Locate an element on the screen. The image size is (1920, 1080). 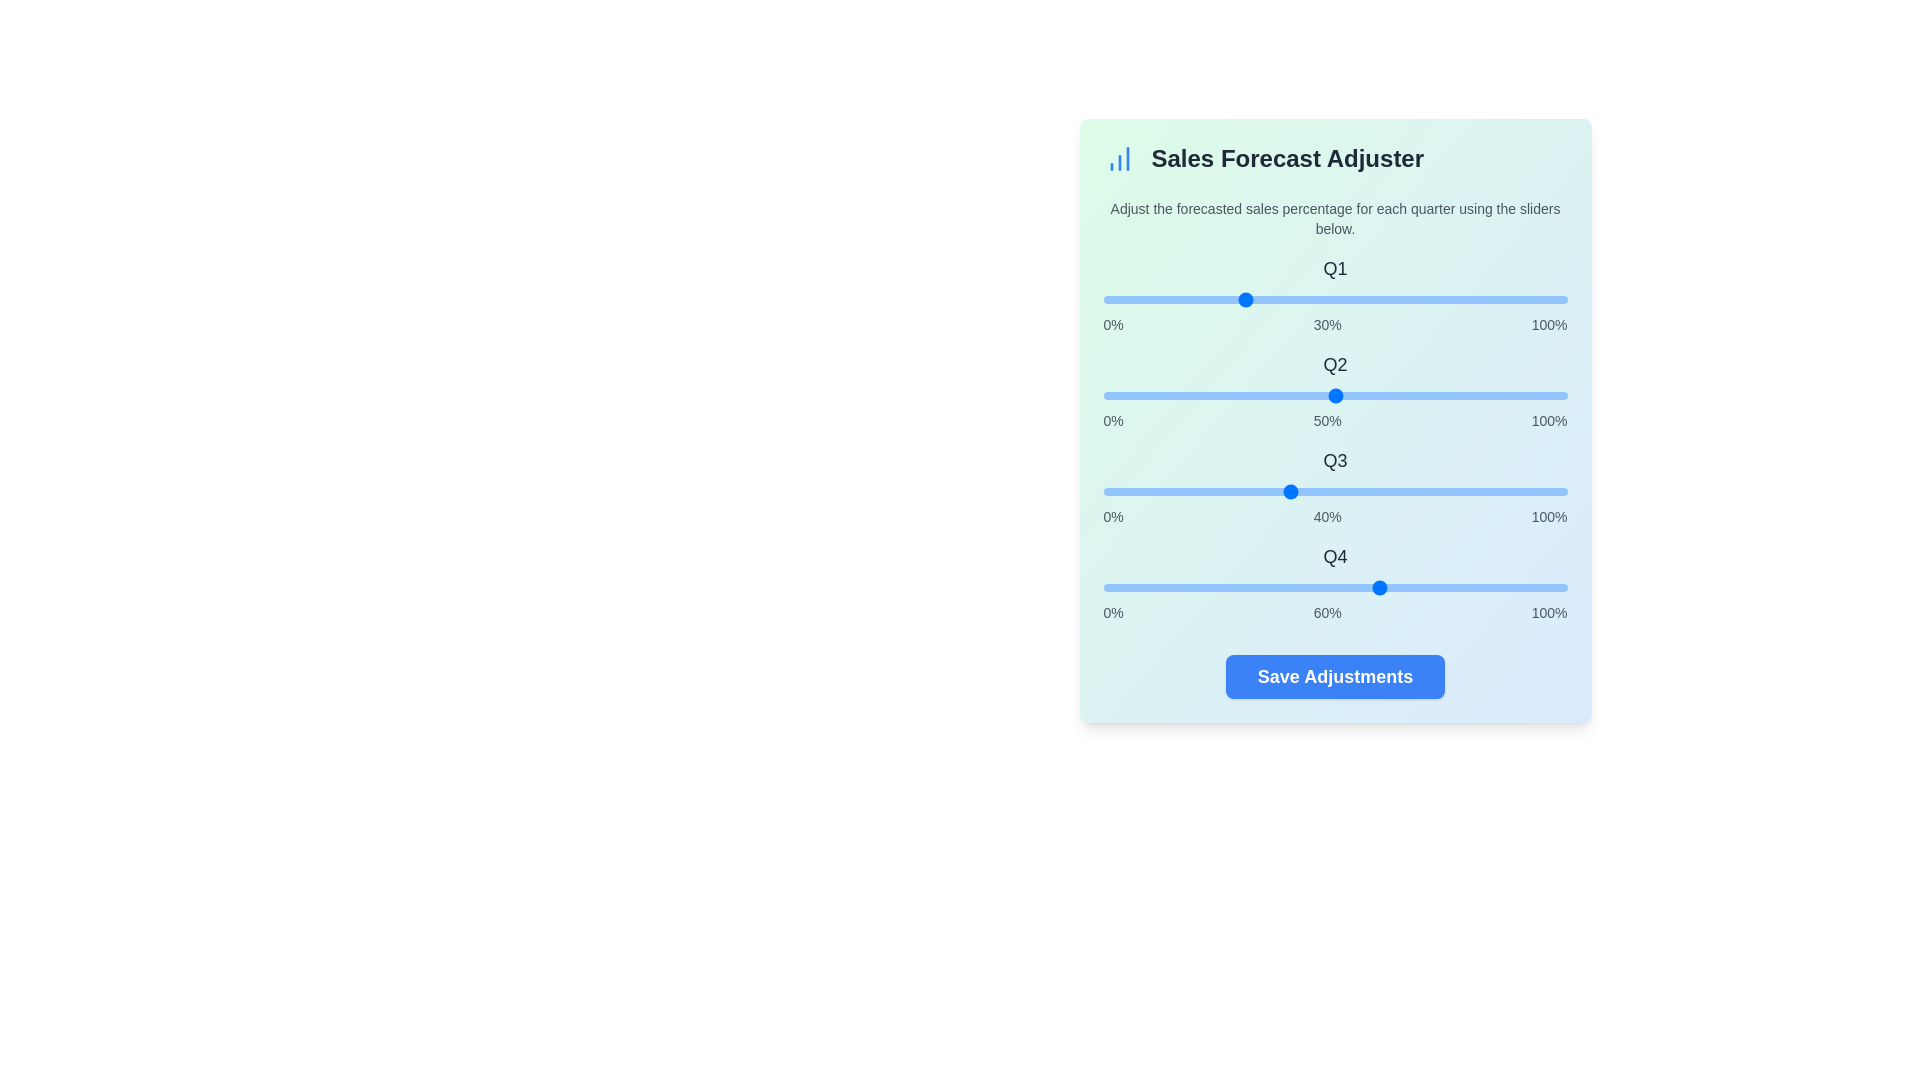
the 'Sales Forecast Adjuster' title to focus or select is located at coordinates (1335, 157).